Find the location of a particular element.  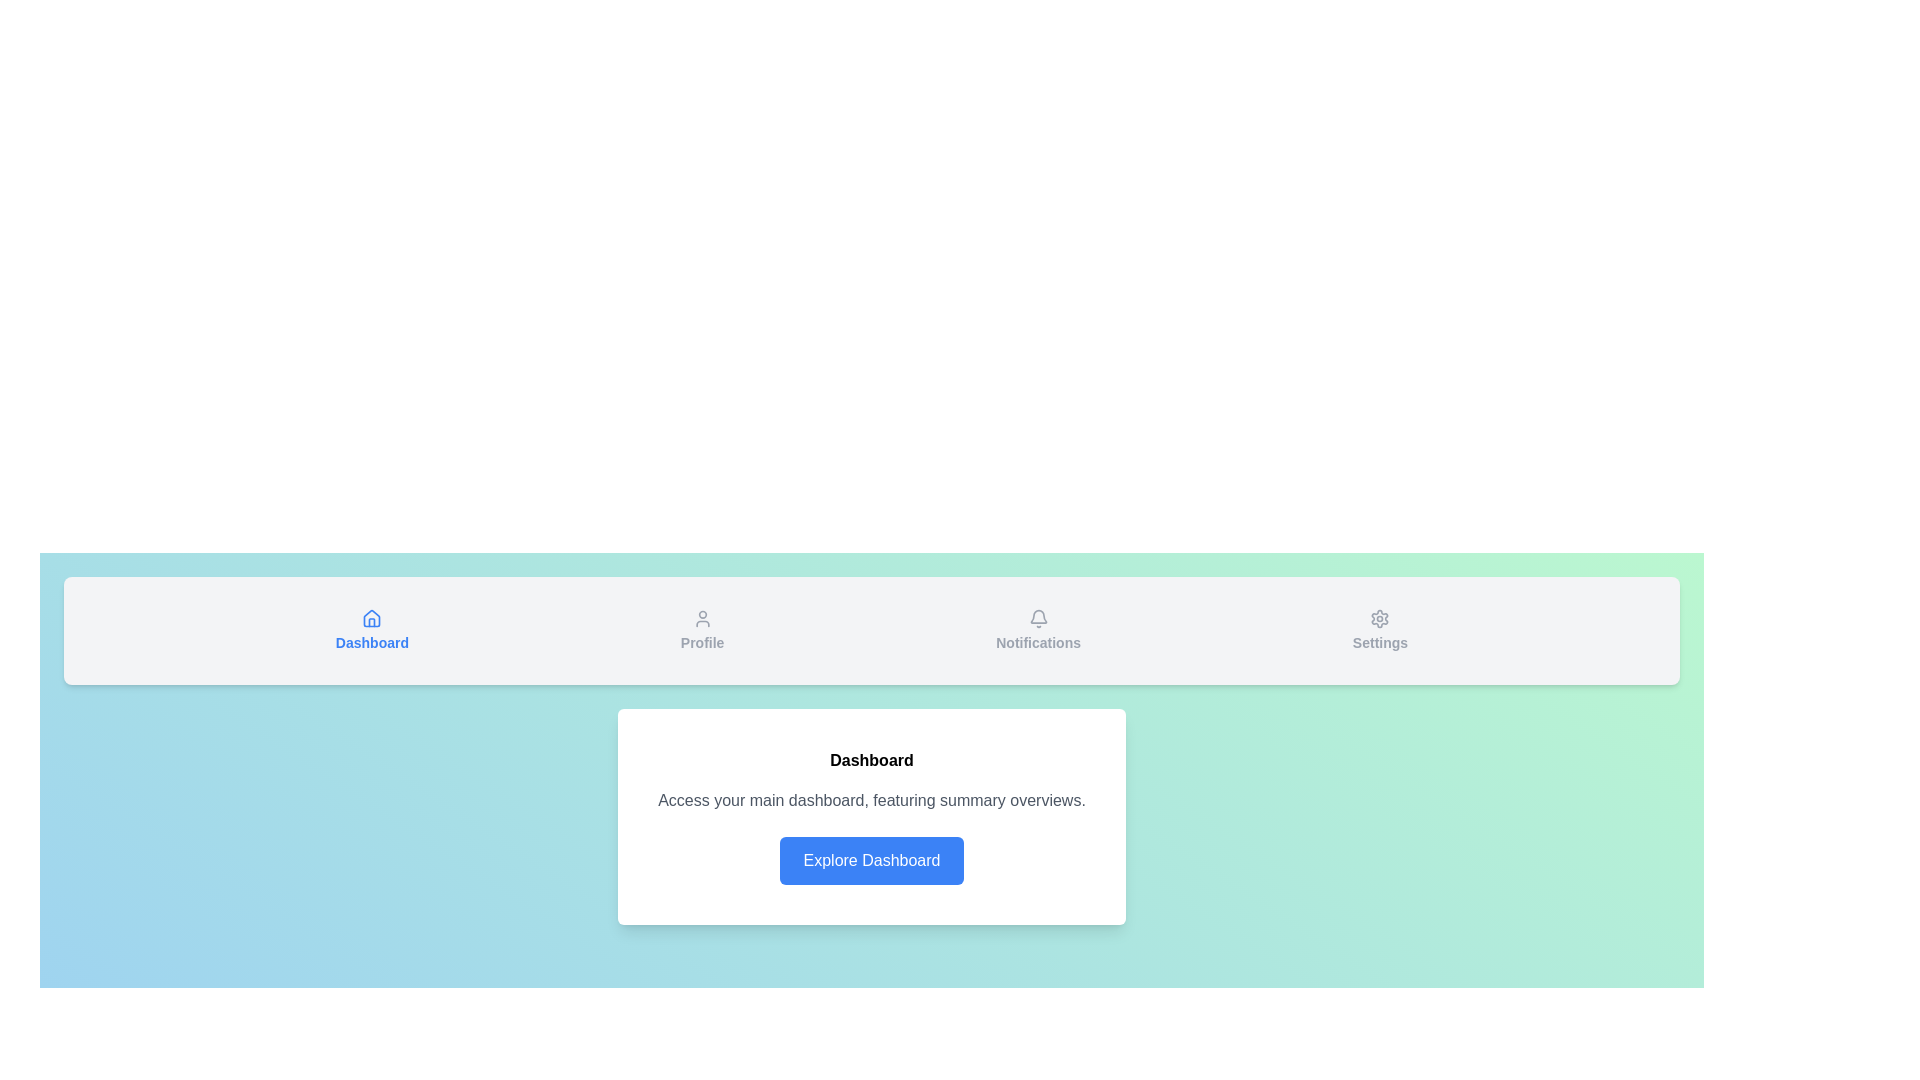

the tab labeled Settings to view its content is located at coordinates (1379, 631).